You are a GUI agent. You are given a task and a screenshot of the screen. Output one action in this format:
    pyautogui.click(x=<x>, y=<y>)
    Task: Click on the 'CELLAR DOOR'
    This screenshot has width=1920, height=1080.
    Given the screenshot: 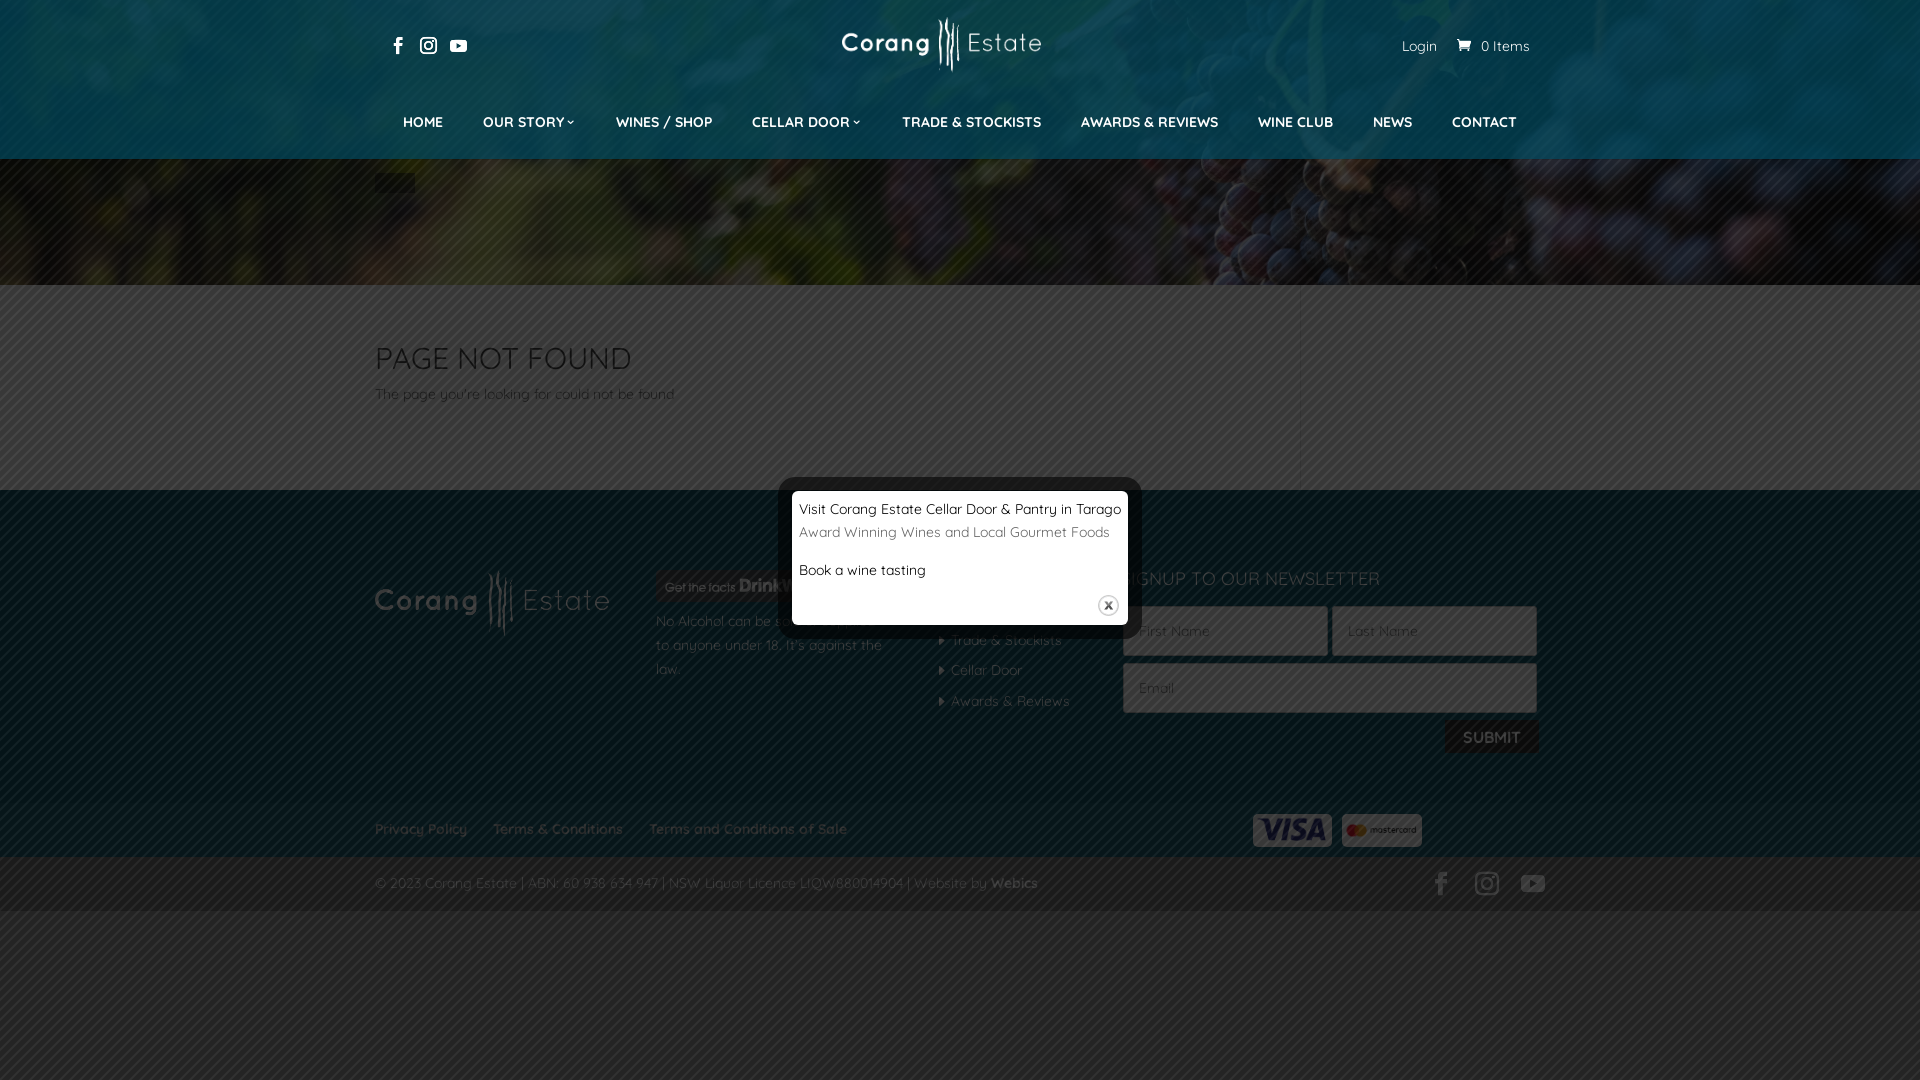 What is the action you would take?
    pyautogui.click(x=730, y=122)
    